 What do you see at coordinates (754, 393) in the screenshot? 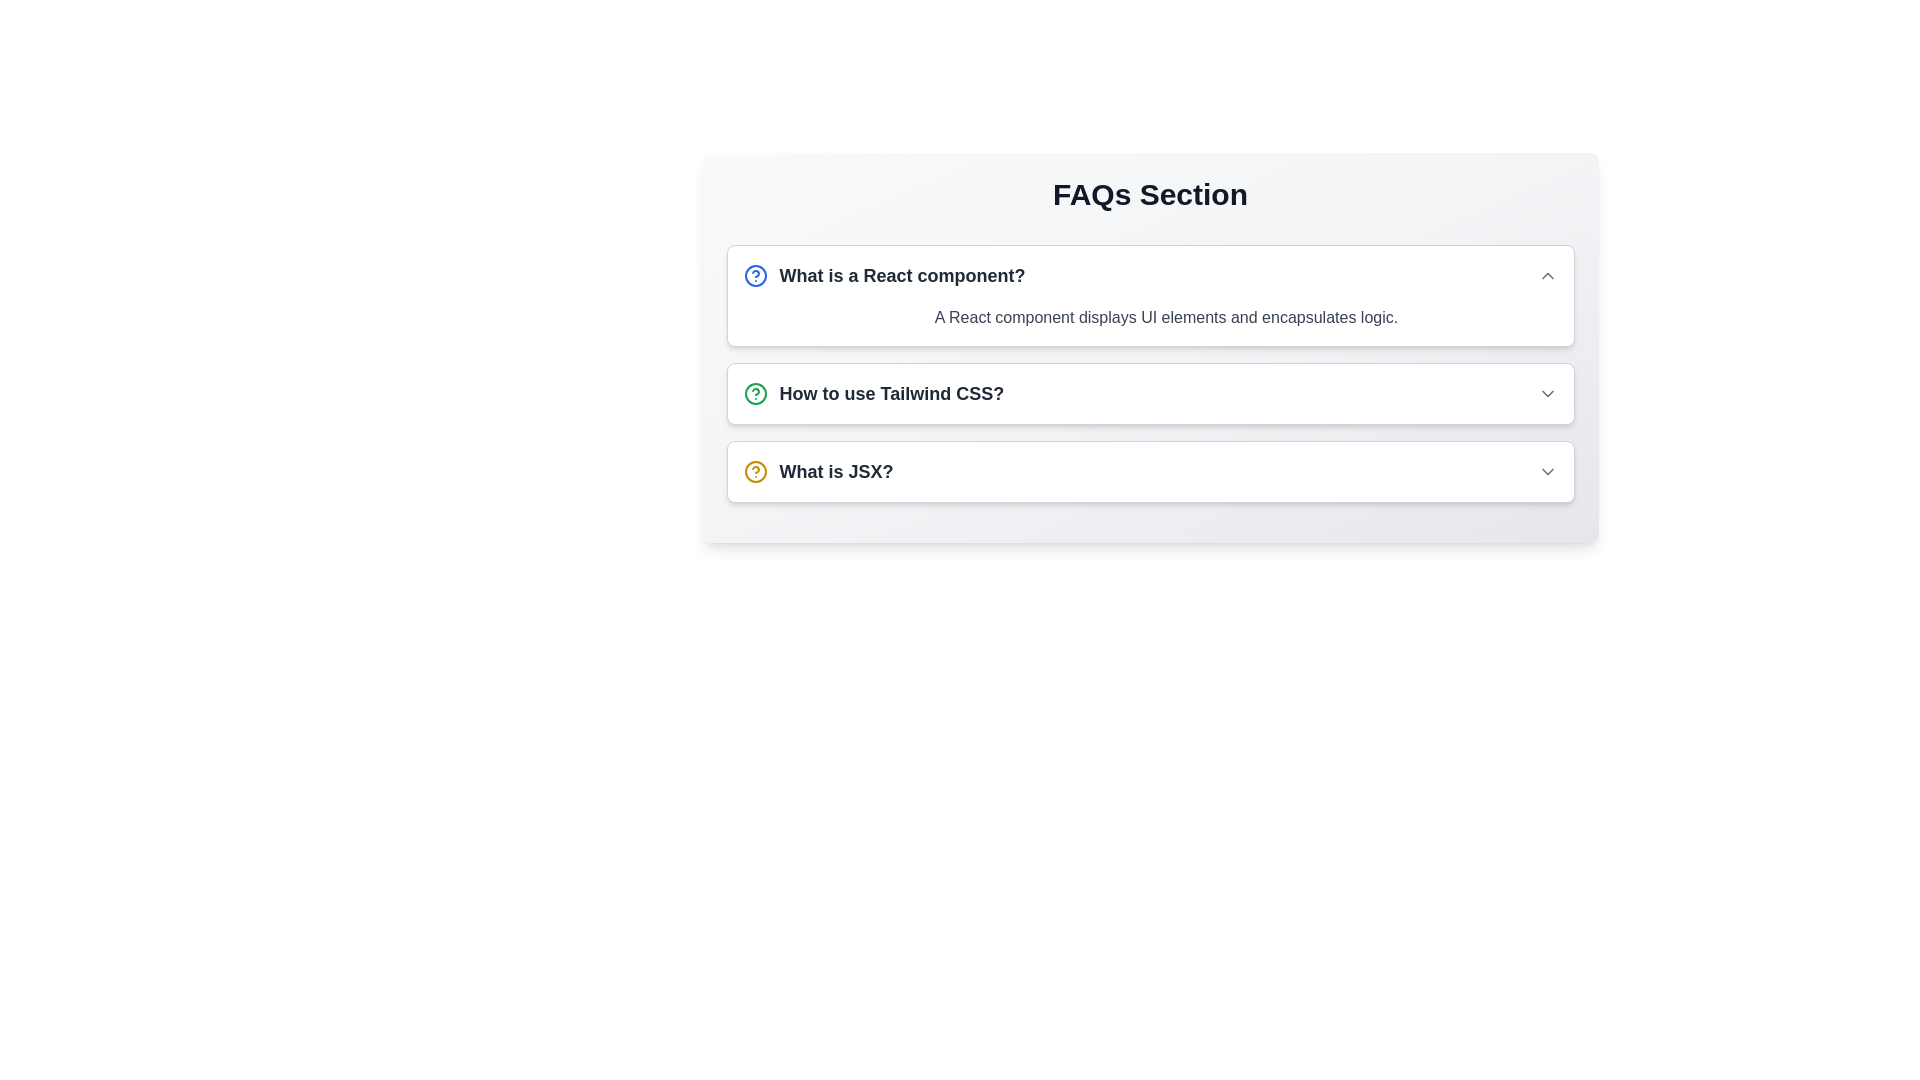
I see `the decorative circle SVG element that represents the FAQ item 'What is a React component?' in the collapsible FAQ section` at bounding box center [754, 393].